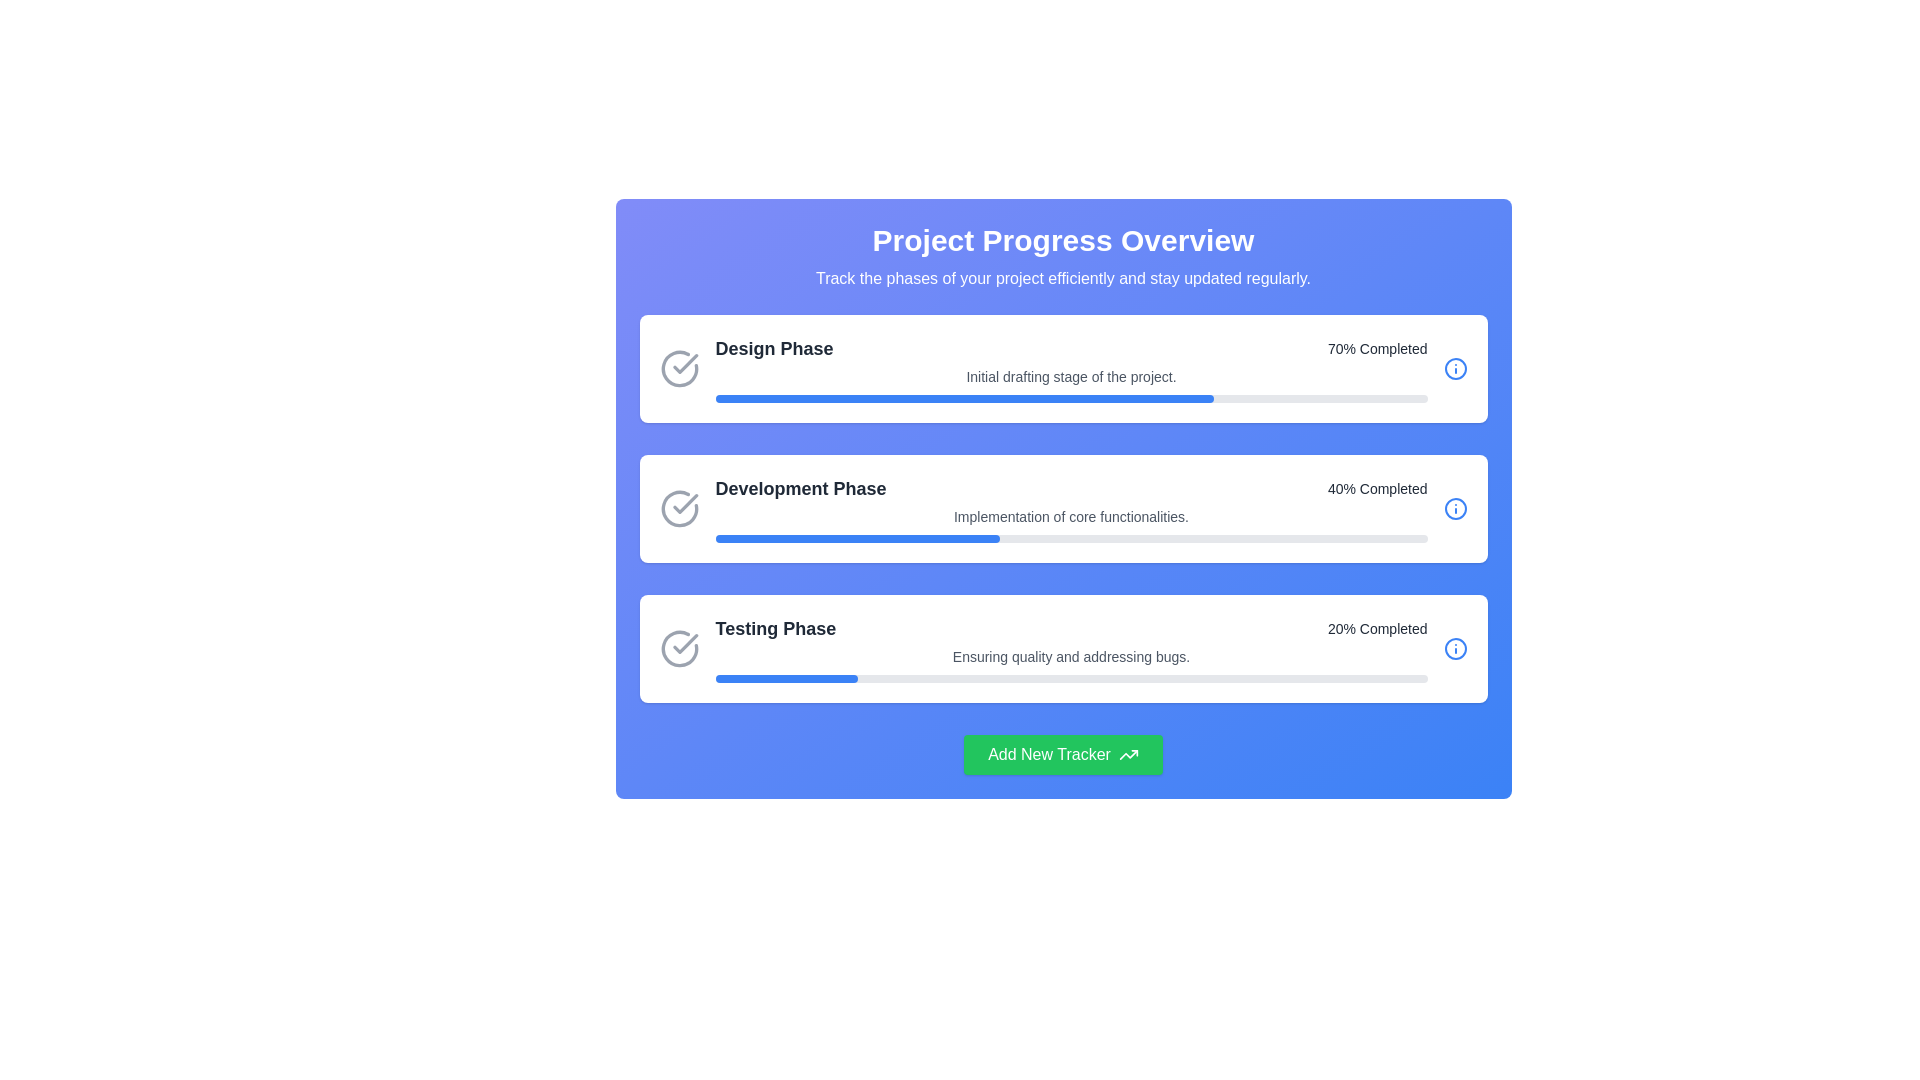  Describe the element at coordinates (1070, 677) in the screenshot. I see `the progress bar located at the bottom of the 'Testing Phase' block, directly beneath the text 'Ensuring quality and addressing bugs.'` at that location.